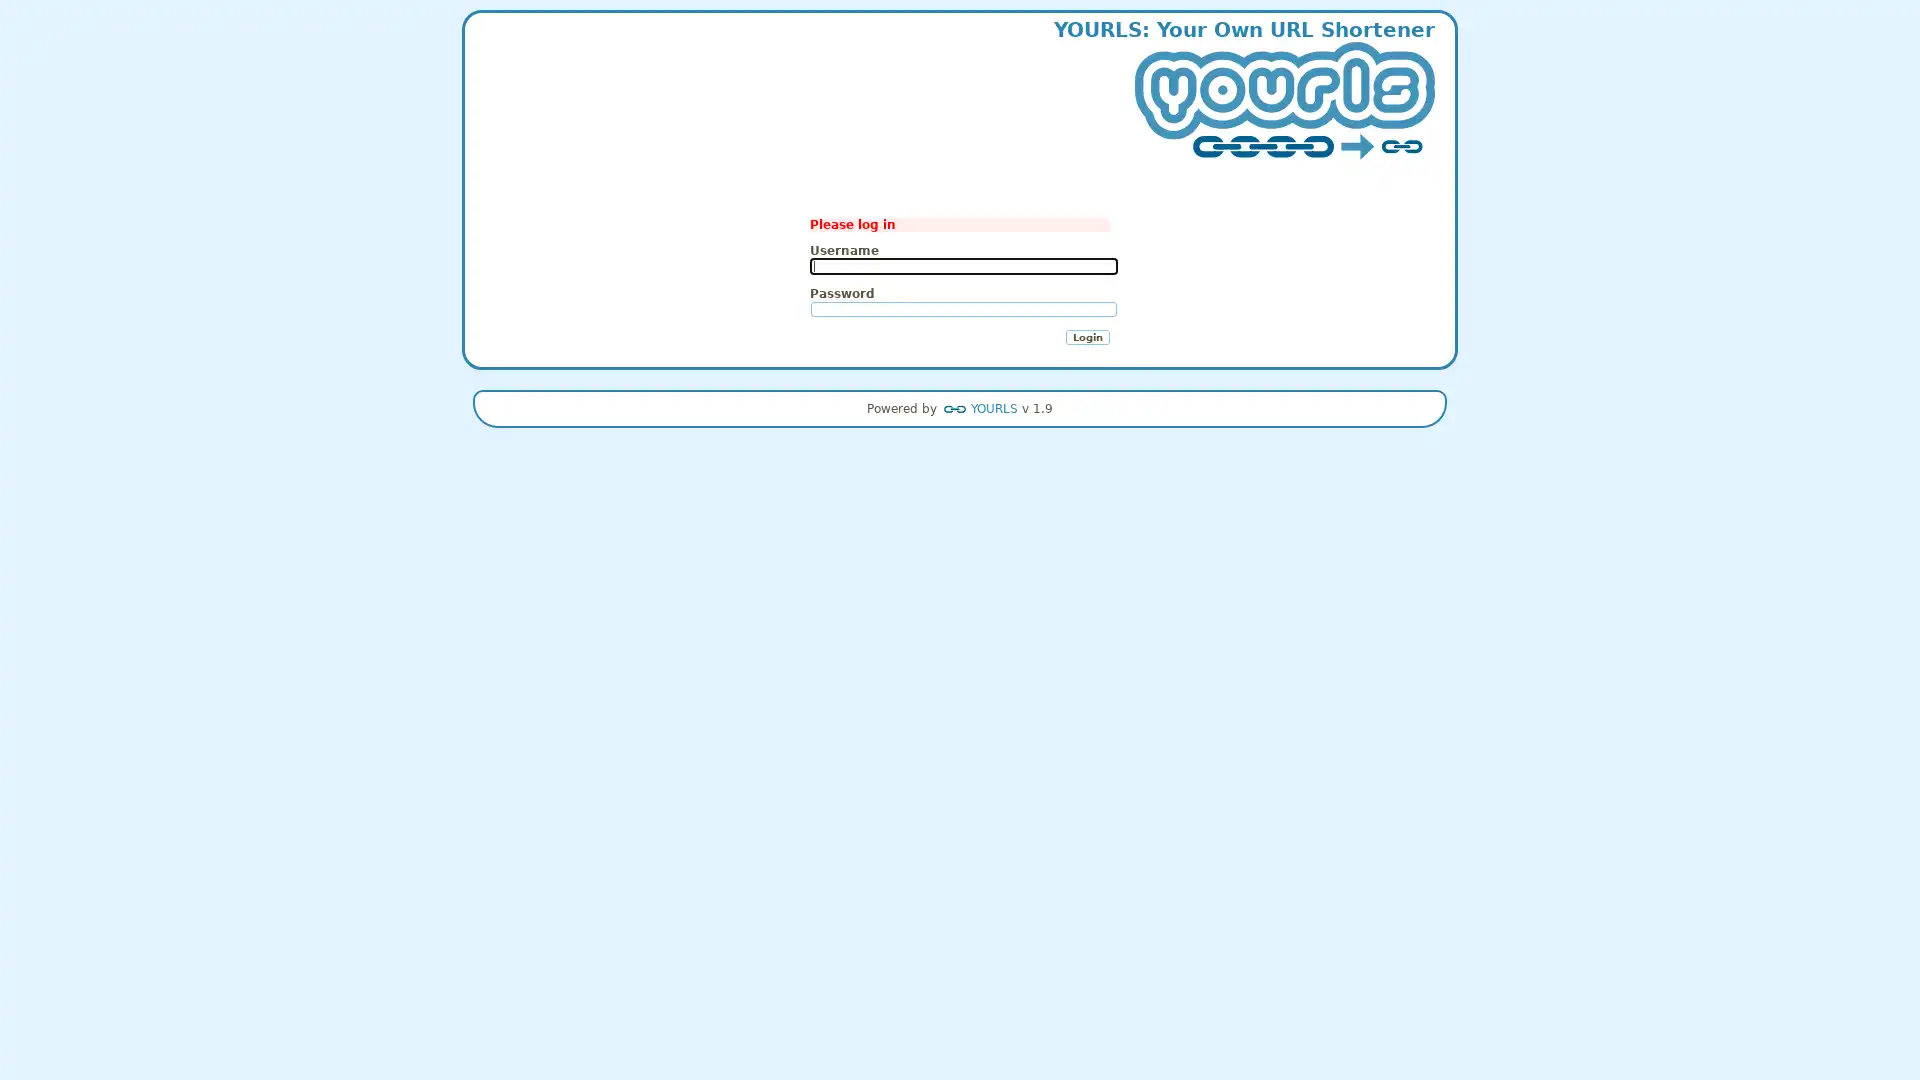 The image size is (1920, 1080). Describe the element at coordinates (1087, 336) in the screenshot. I see `Login` at that location.